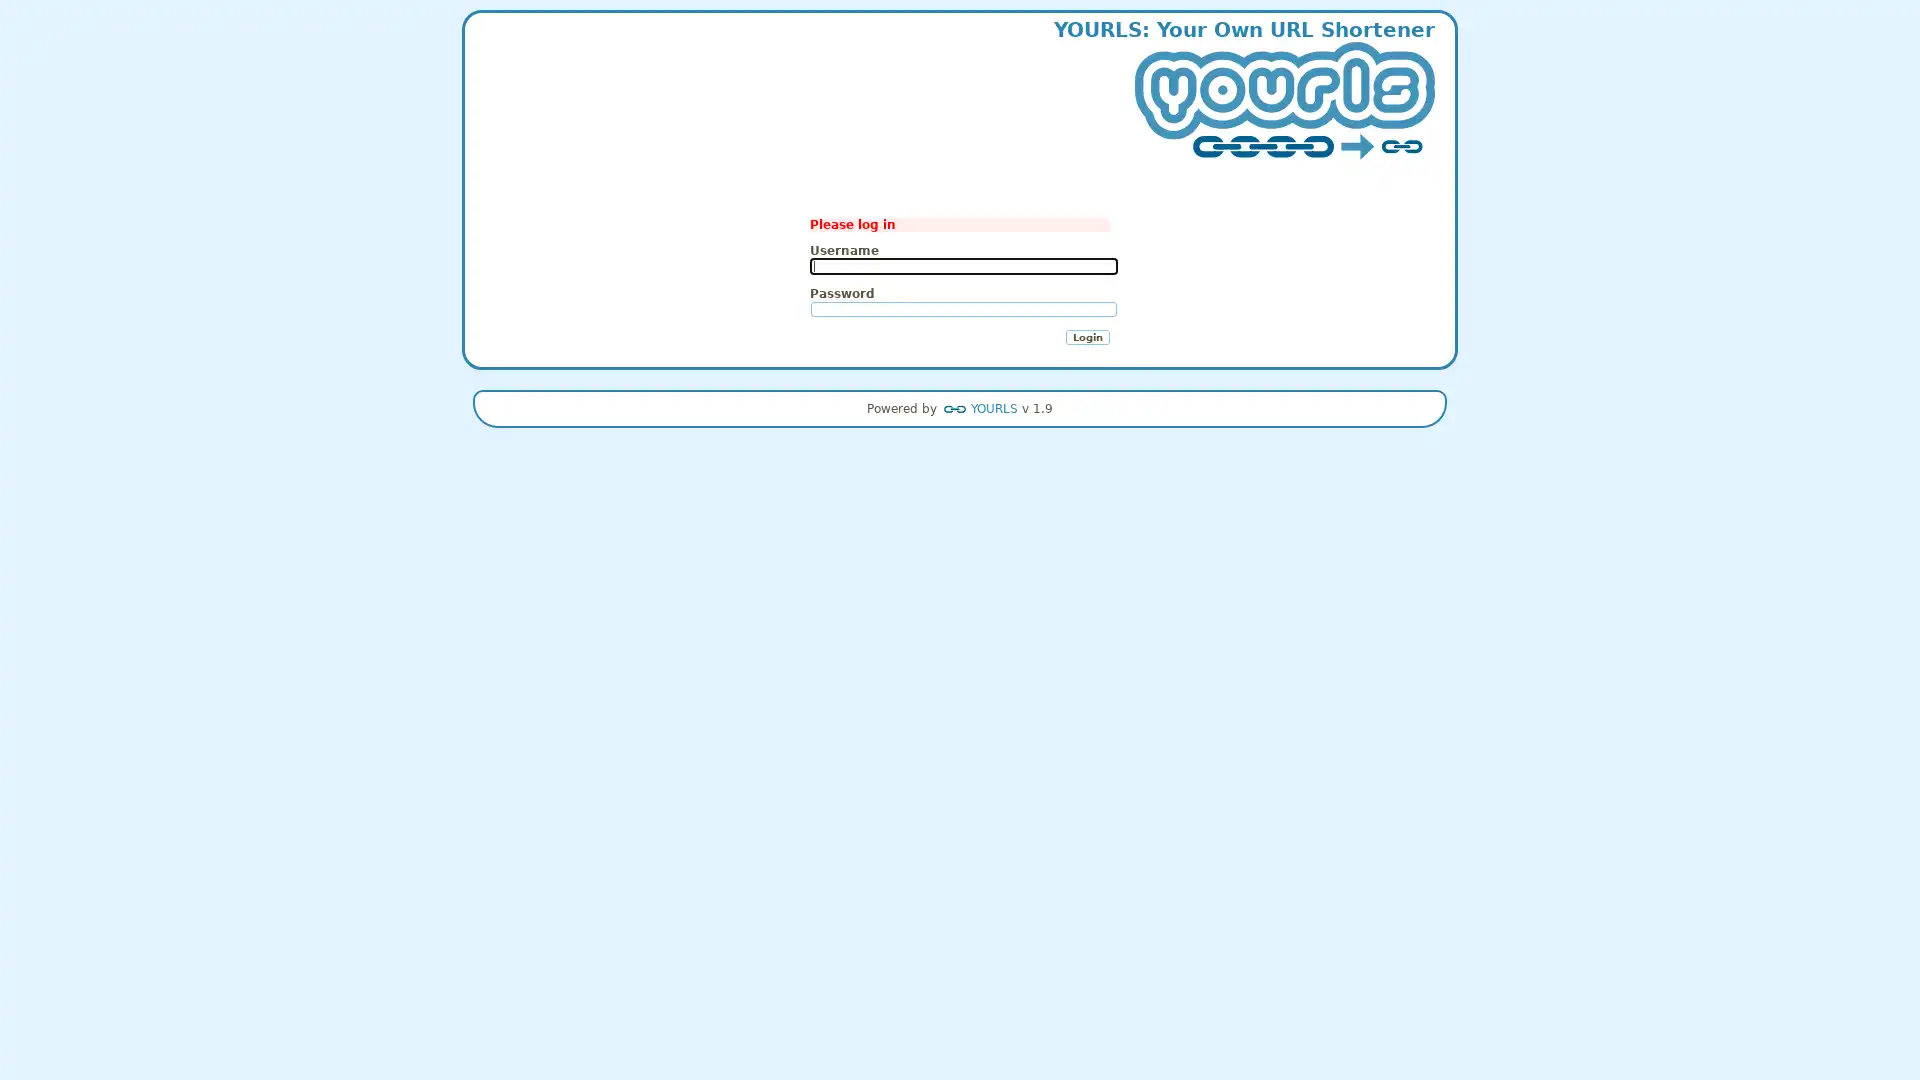 The image size is (1920, 1080). Describe the element at coordinates (1087, 336) in the screenshot. I see `Login` at that location.